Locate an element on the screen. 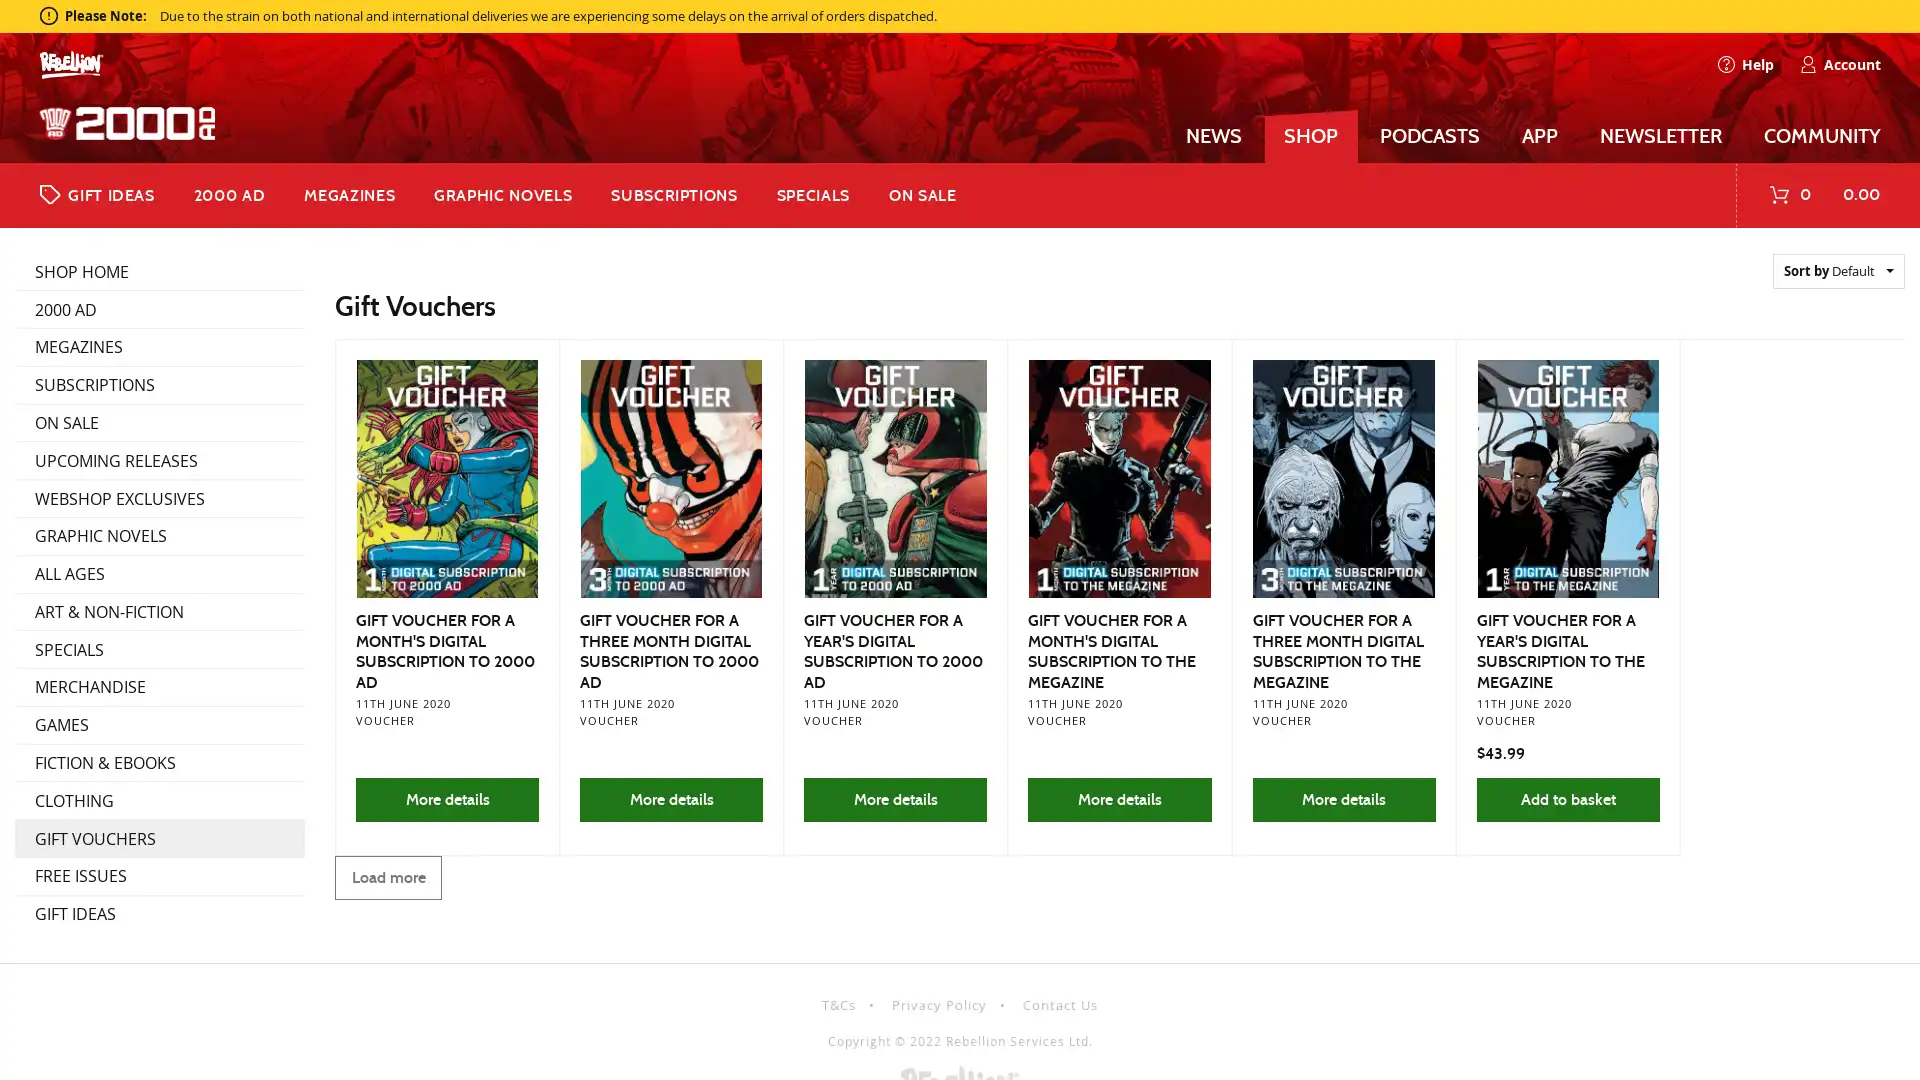 Image resolution: width=1920 pixels, height=1080 pixels. More details is located at coordinates (1118, 798).